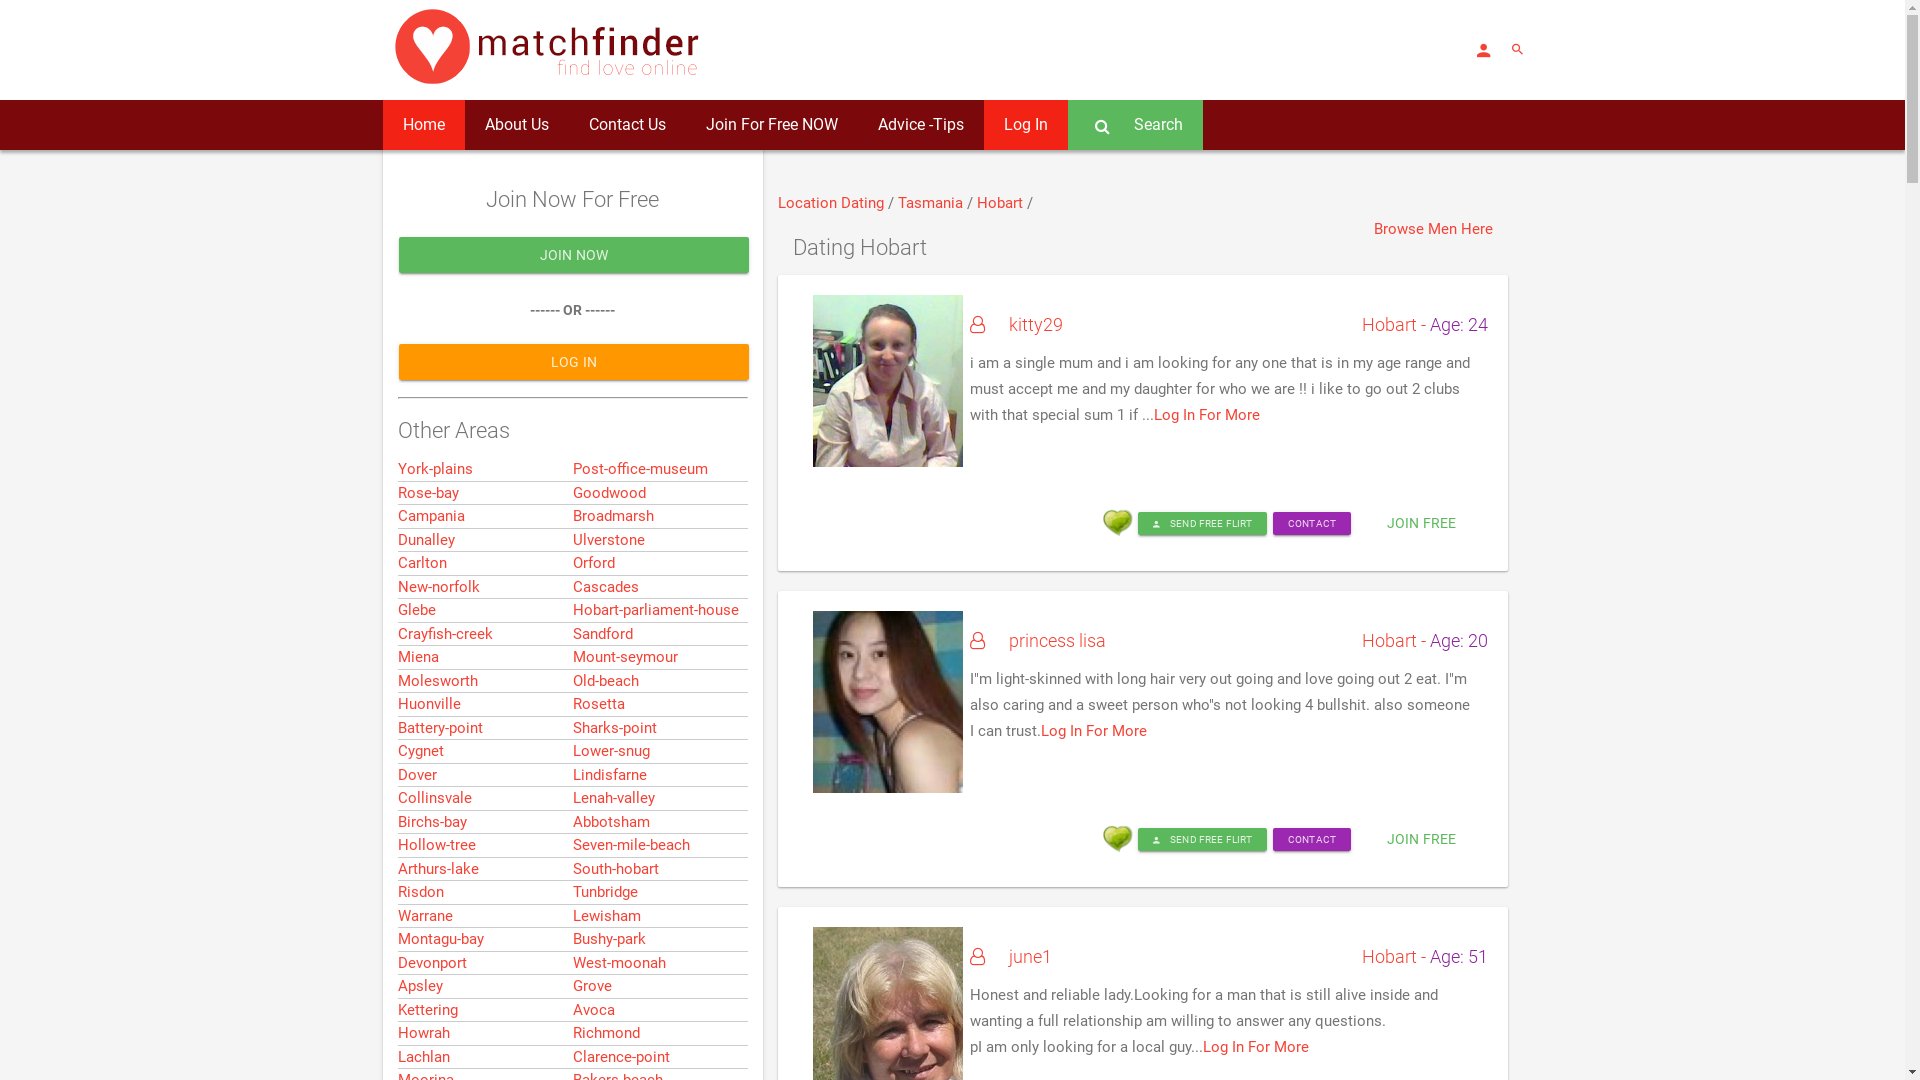 This screenshot has width=1920, height=1080. I want to click on 'Tasmania', so click(931, 203).